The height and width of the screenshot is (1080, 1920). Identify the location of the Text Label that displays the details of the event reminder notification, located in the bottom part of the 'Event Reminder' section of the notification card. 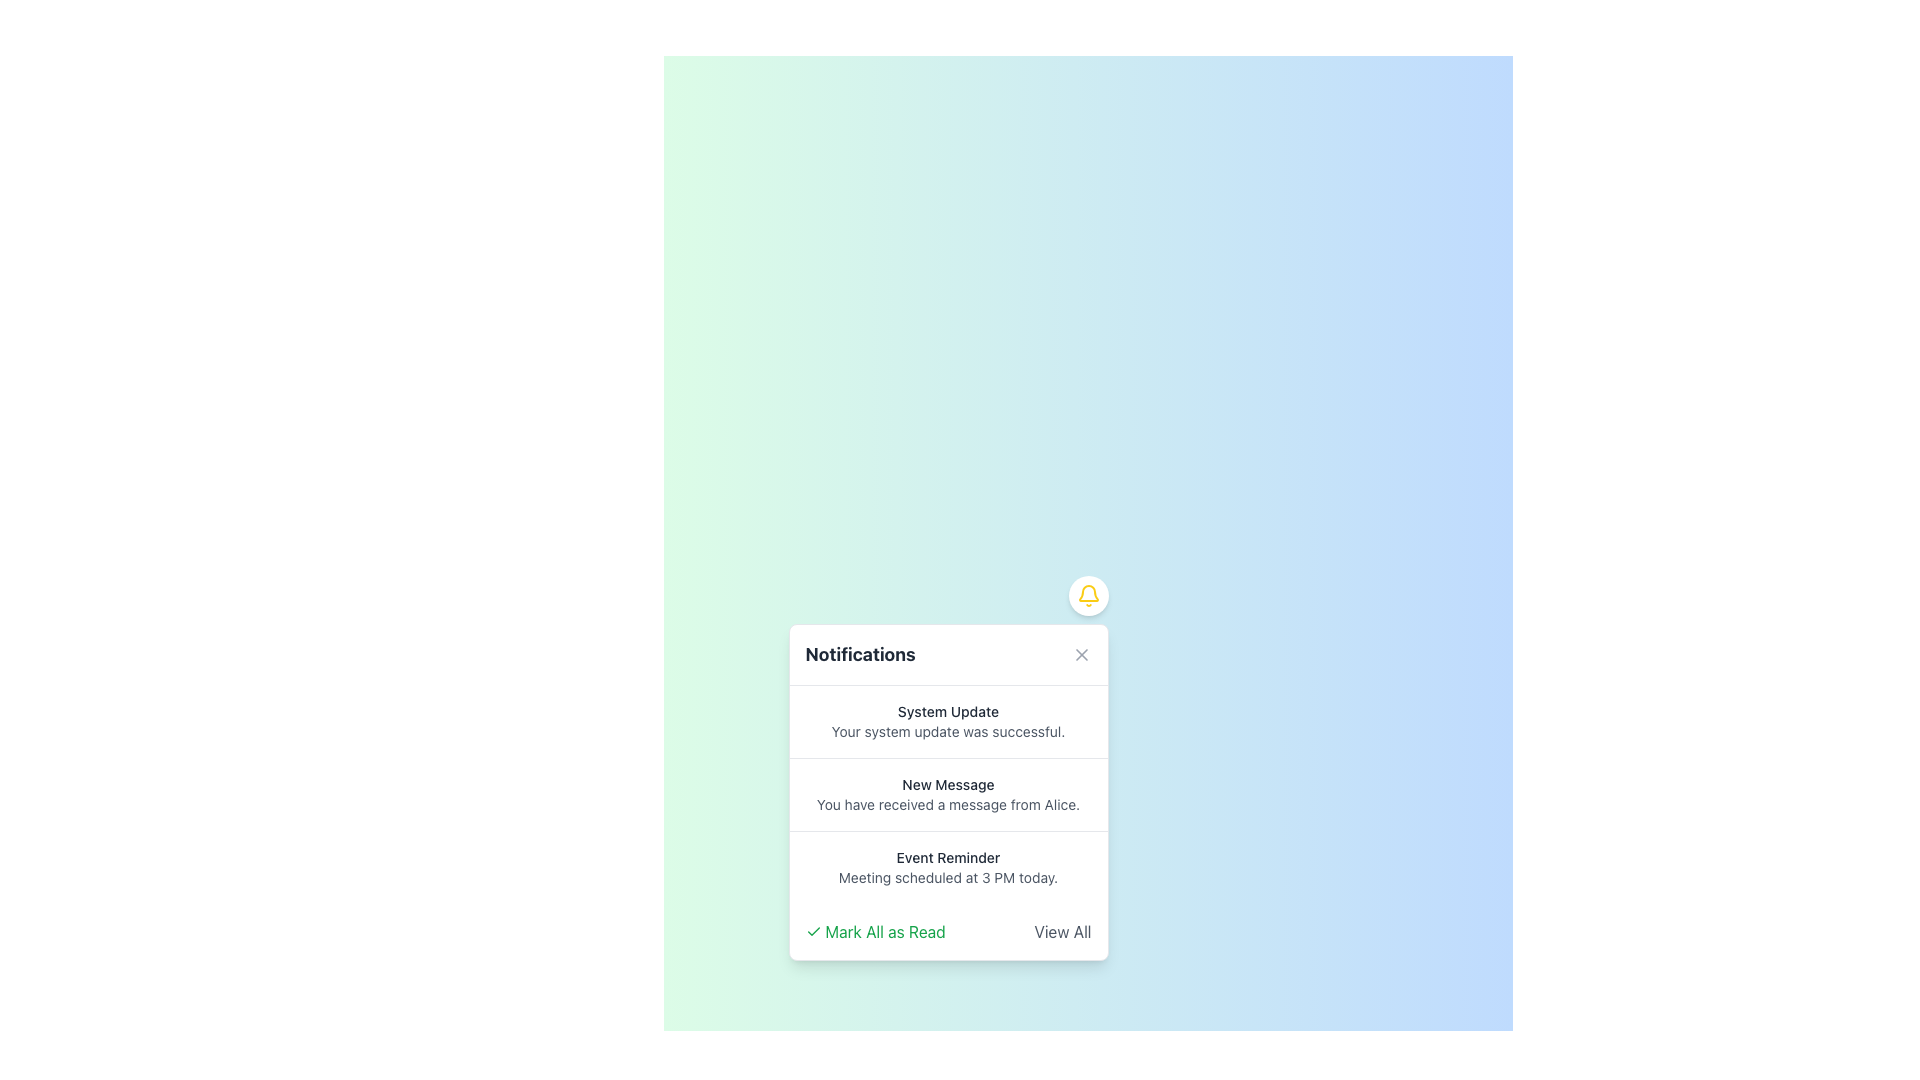
(947, 877).